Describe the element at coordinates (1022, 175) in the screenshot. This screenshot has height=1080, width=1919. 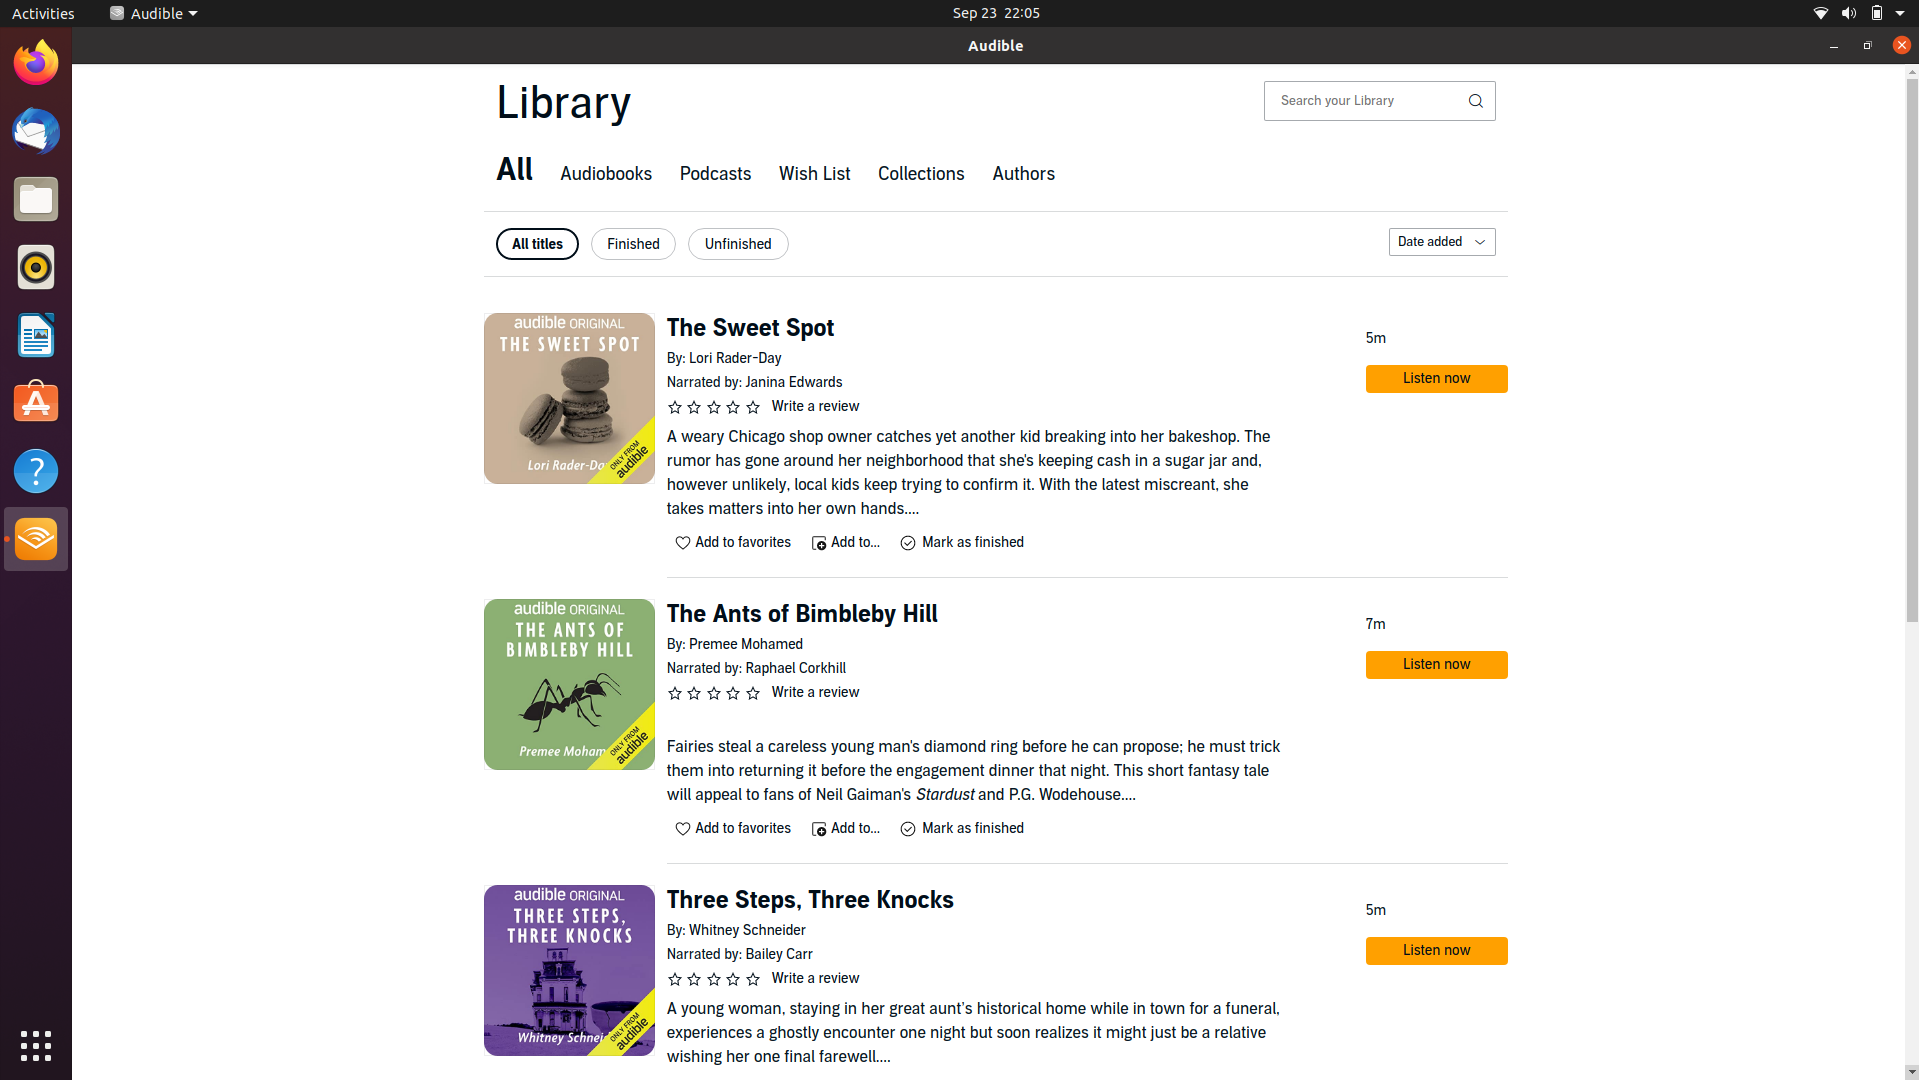
I see `"Authors" tab` at that location.